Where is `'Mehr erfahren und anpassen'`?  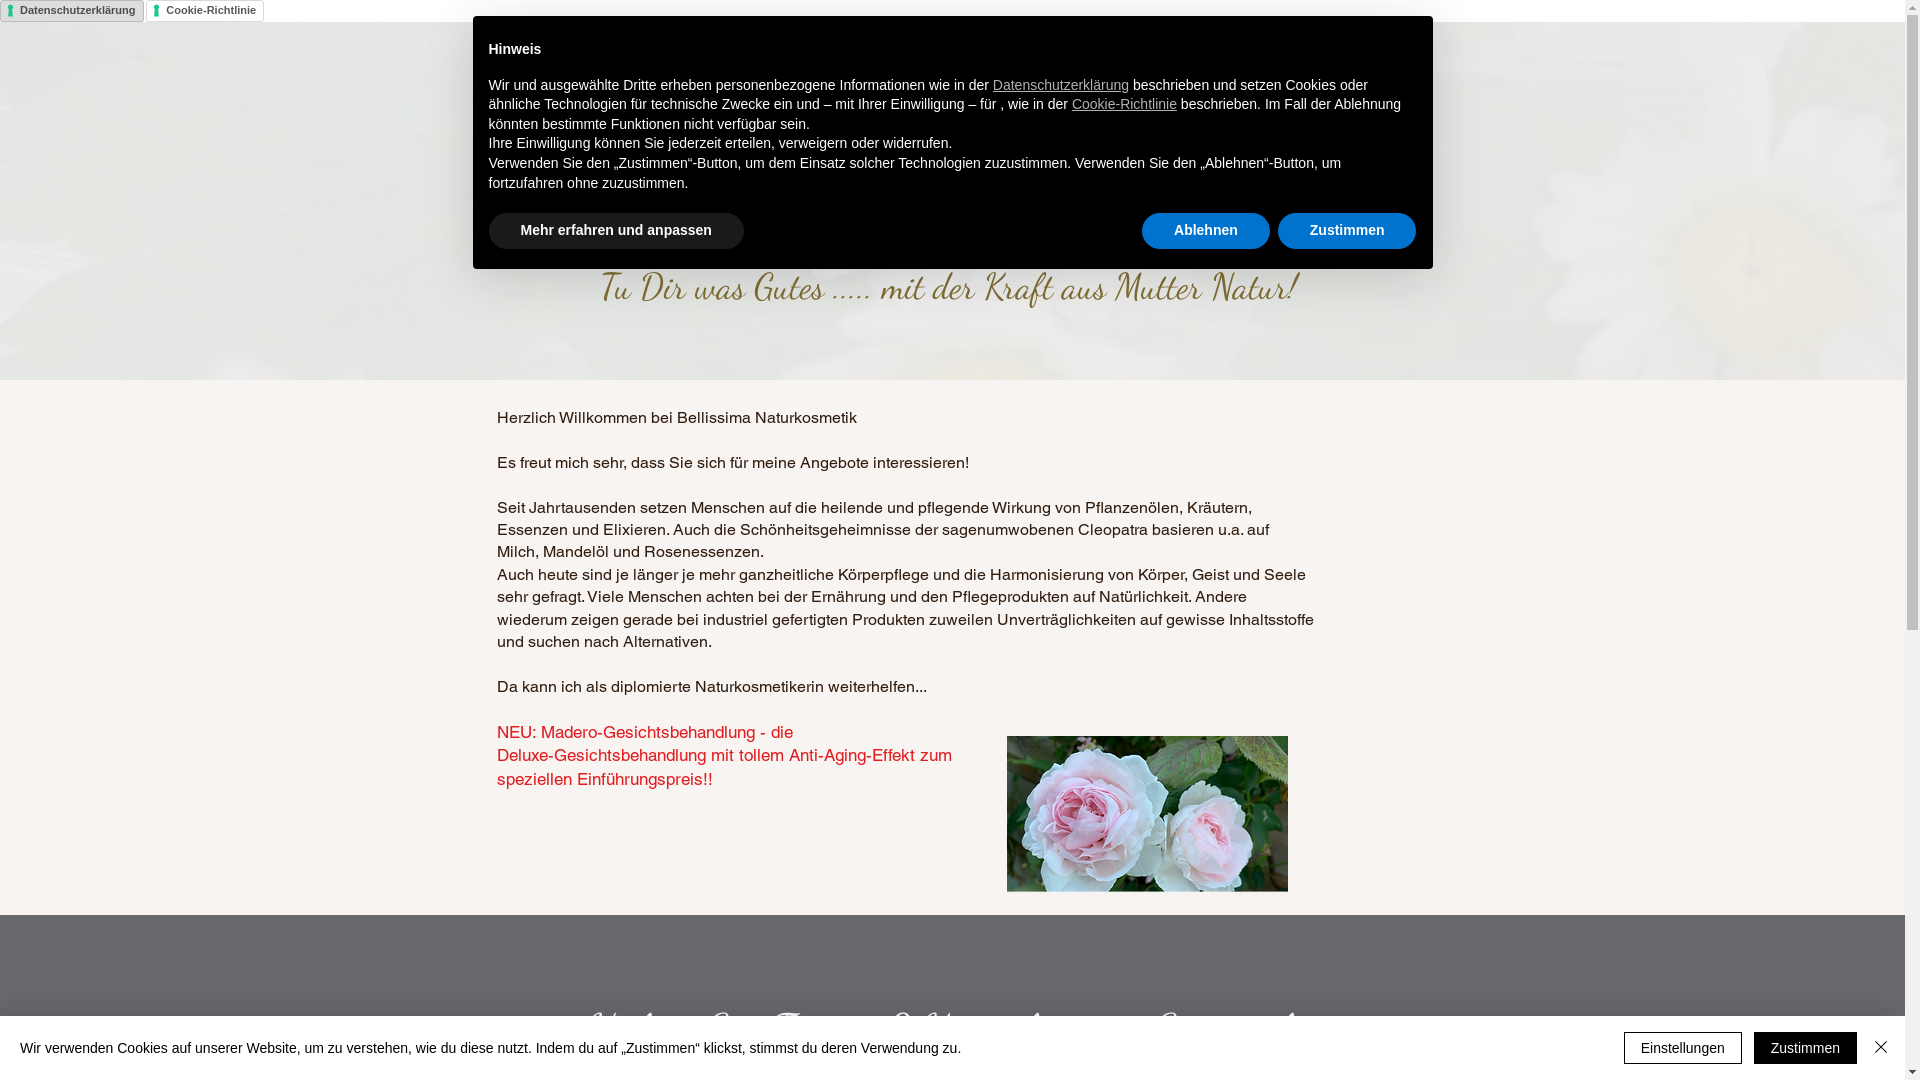
'Mehr erfahren und anpassen' is located at coordinates (614, 230).